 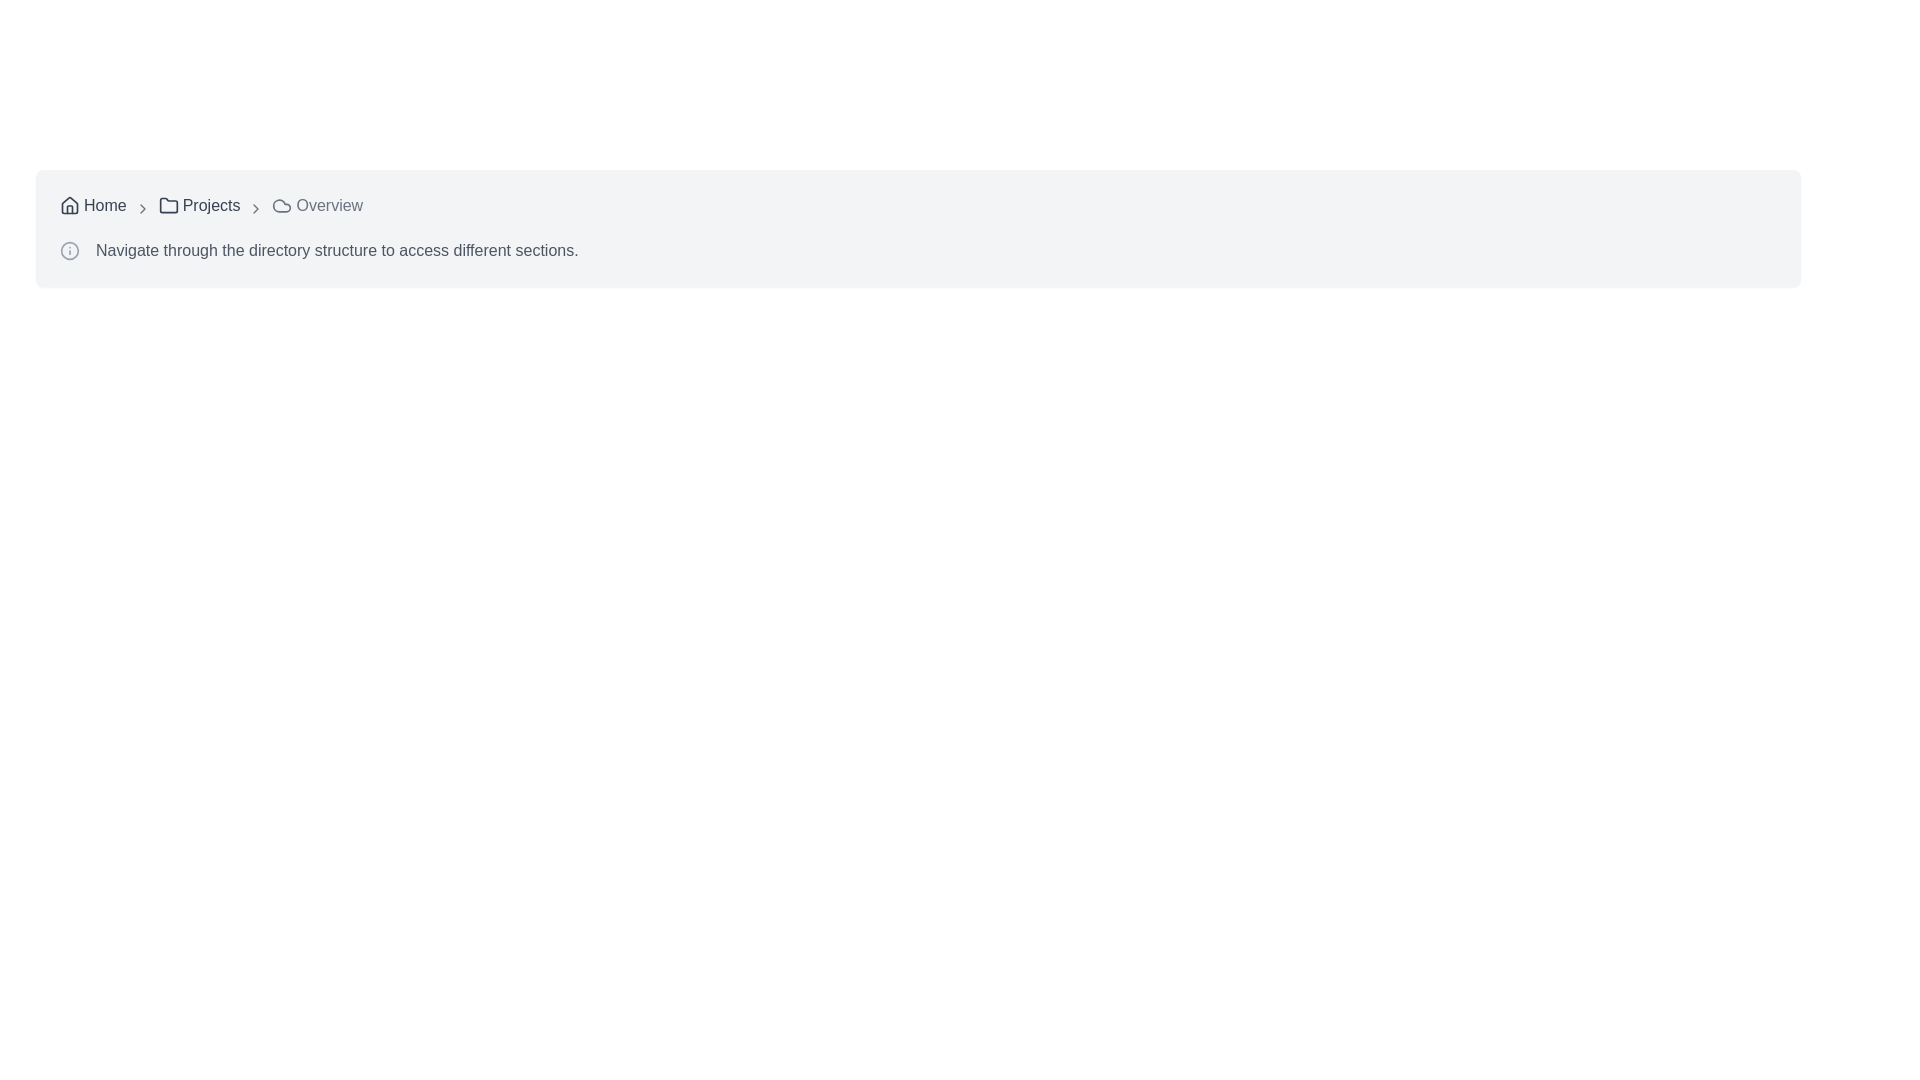 I want to click on the 'Projects' Breadcrumb navigation item, so click(x=199, y=208).